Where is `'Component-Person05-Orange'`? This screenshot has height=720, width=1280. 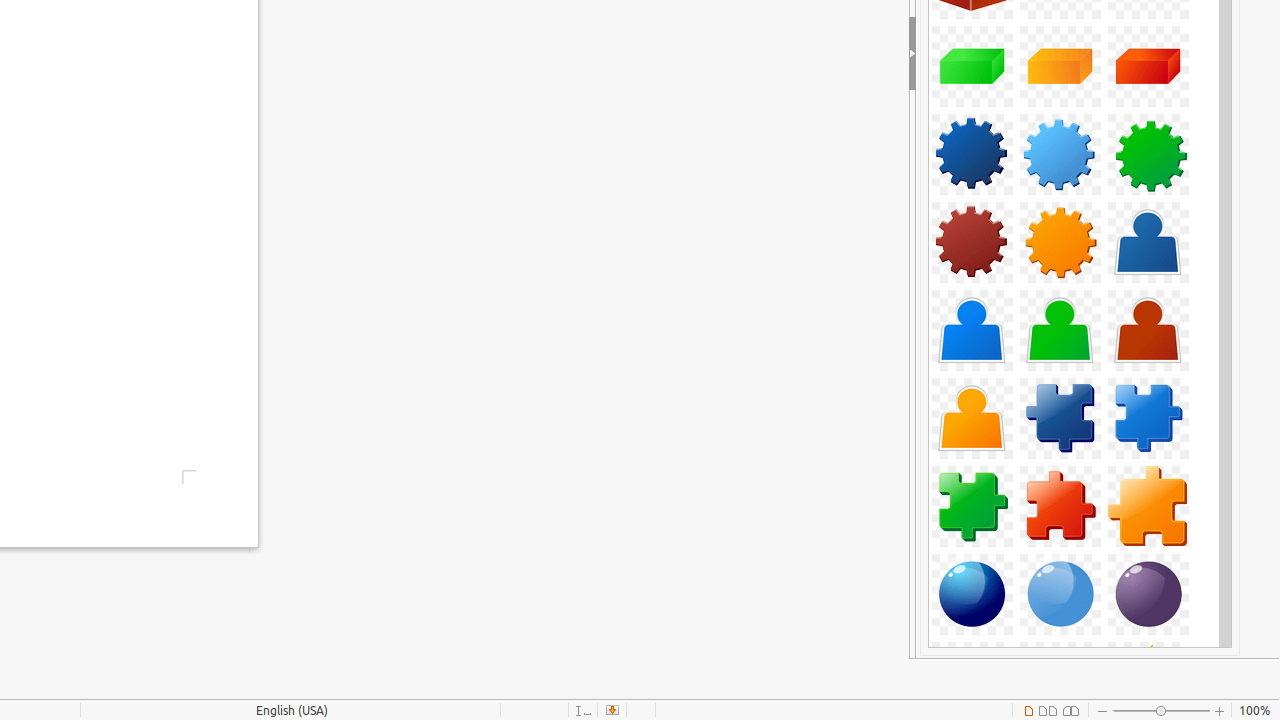
'Component-Person05-Orange' is located at coordinates (972, 417).